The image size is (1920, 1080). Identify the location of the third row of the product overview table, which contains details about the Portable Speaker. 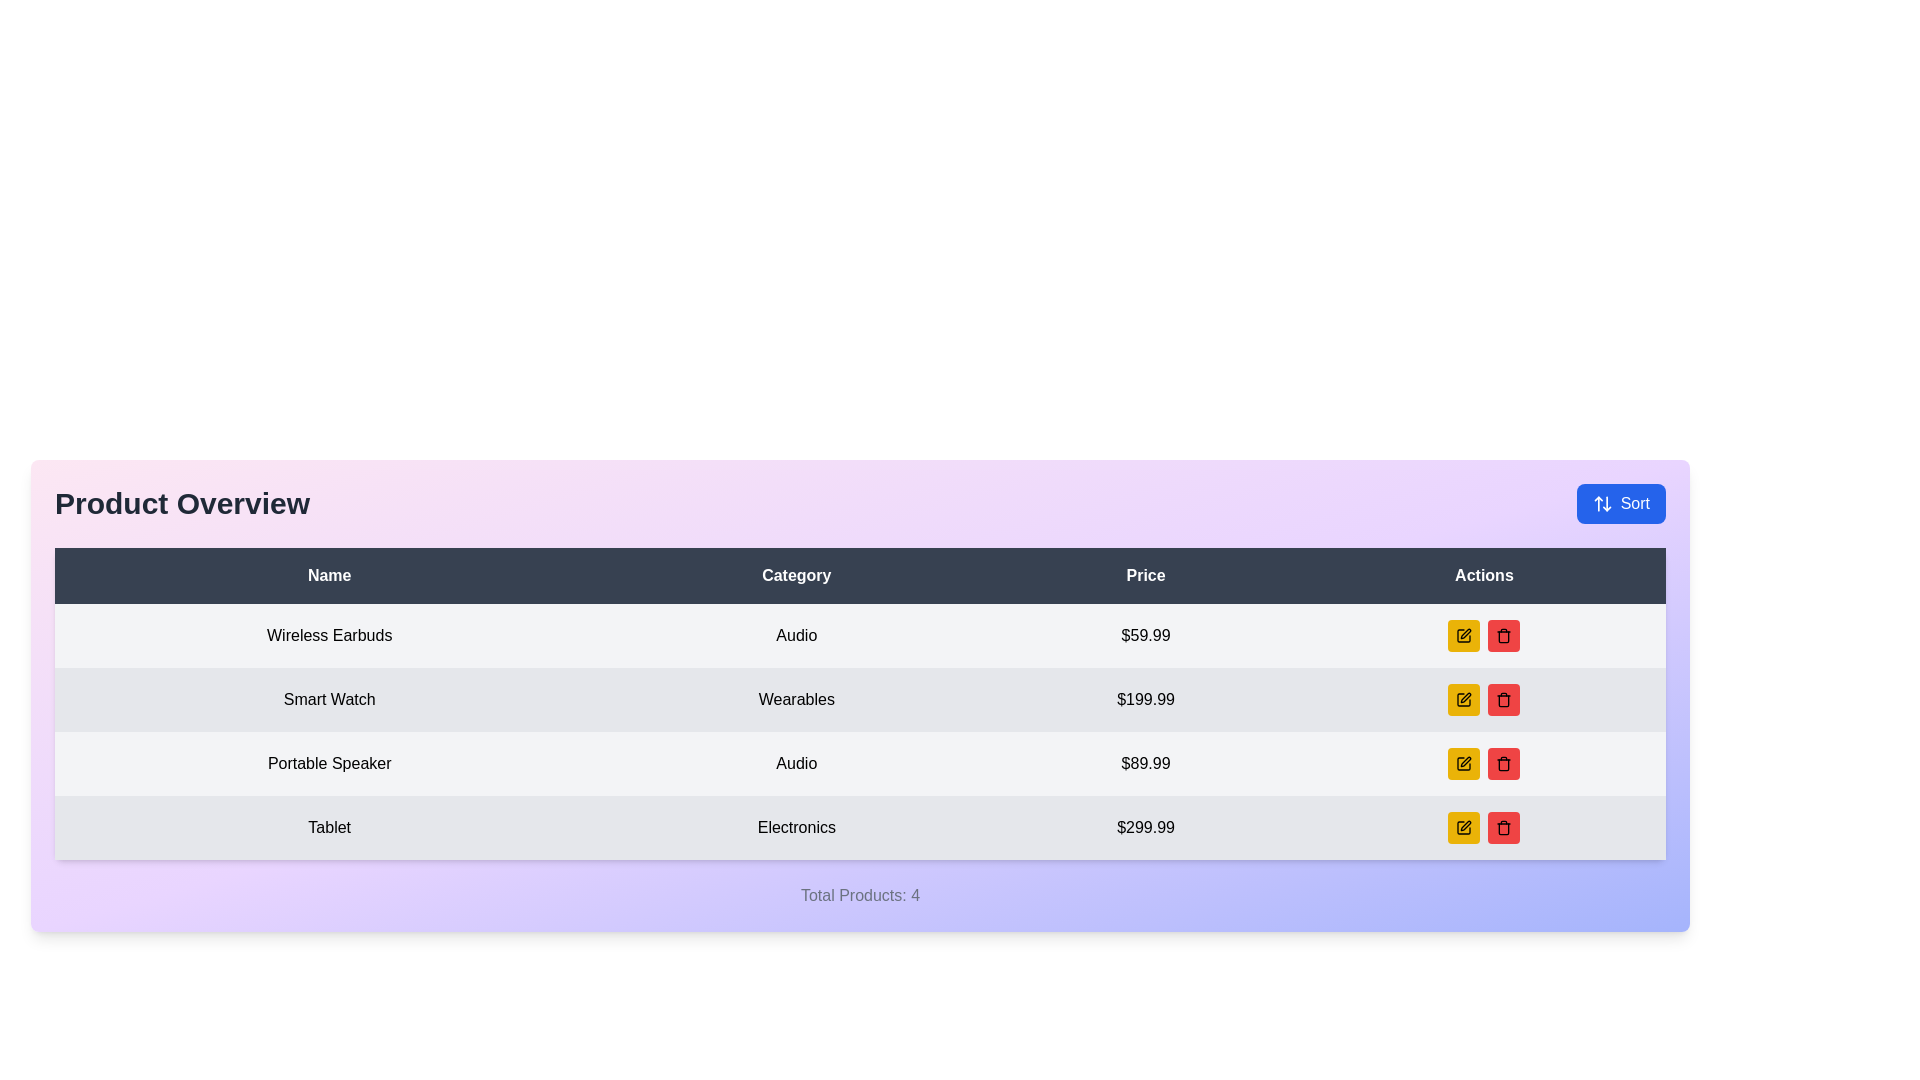
(860, 763).